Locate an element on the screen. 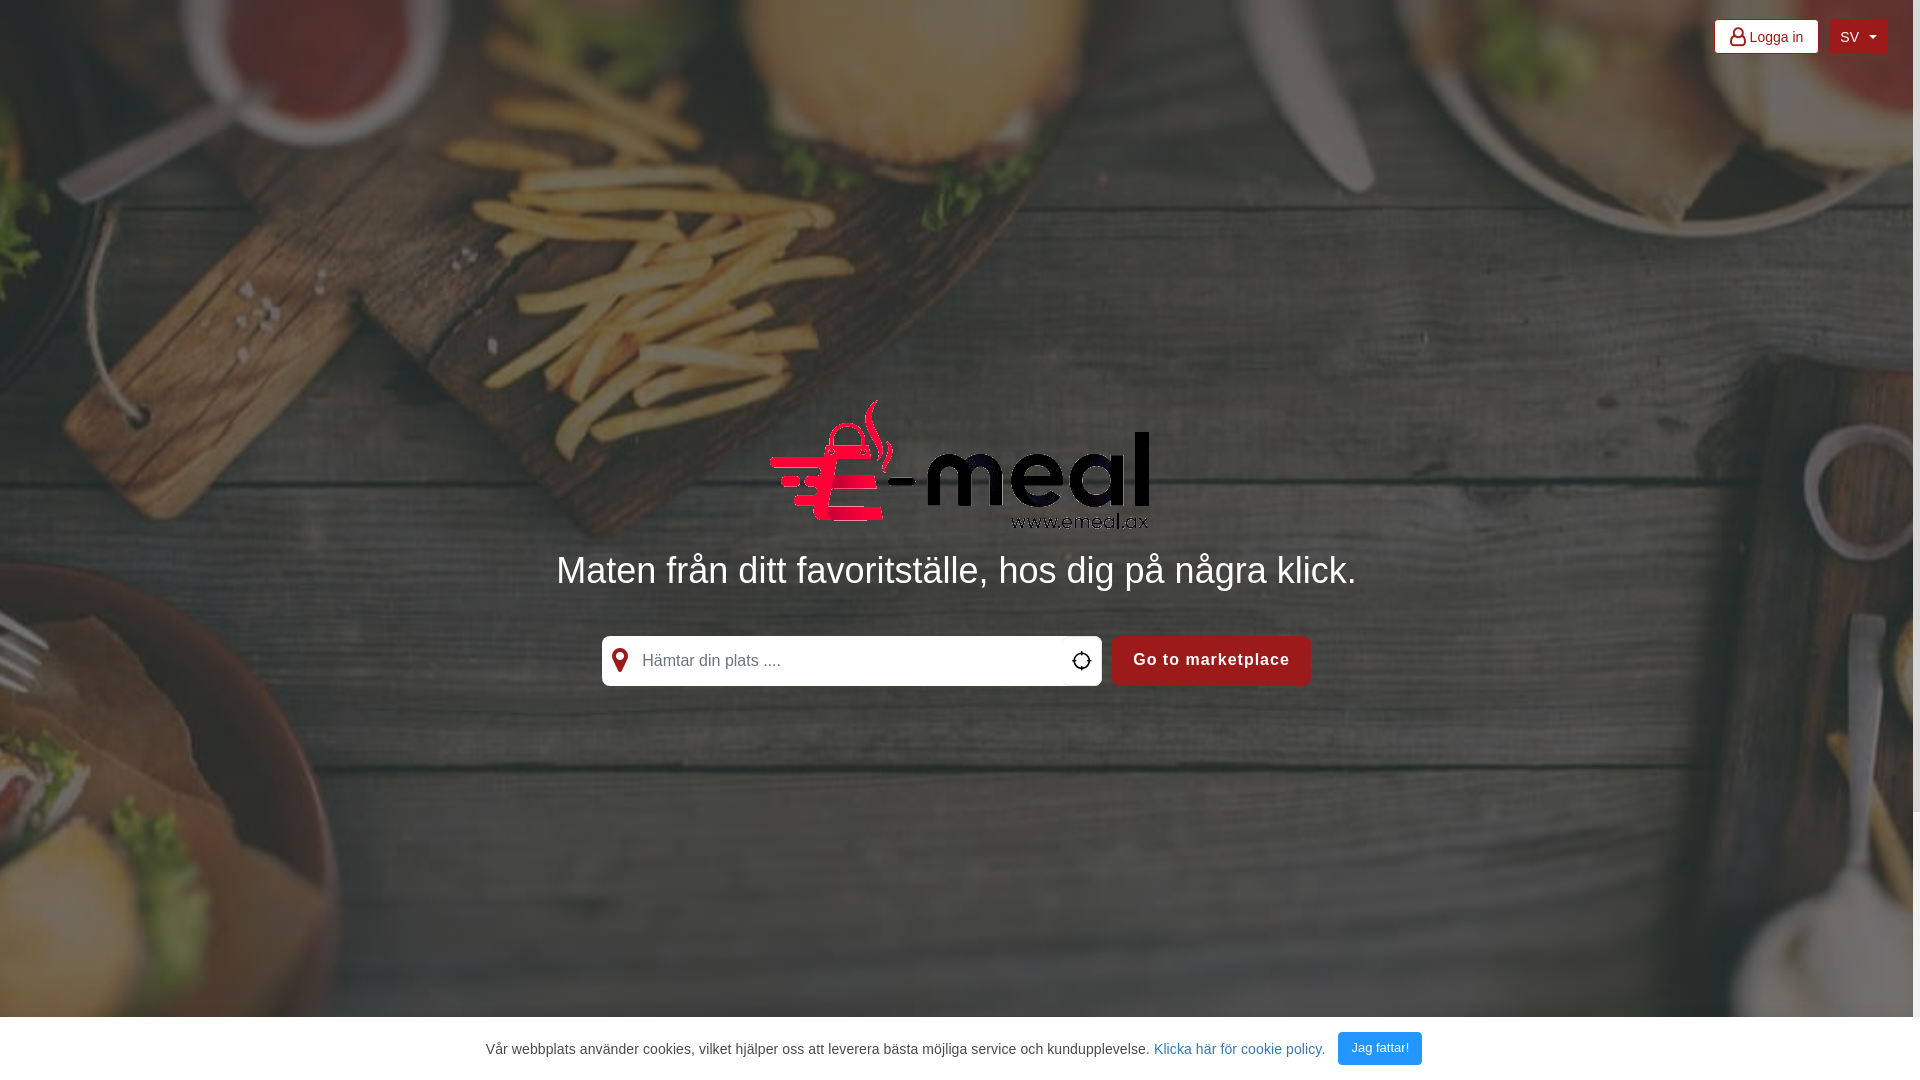 Image resolution: width=1920 pixels, height=1080 pixels. 'SV' is located at coordinates (1857, 36).